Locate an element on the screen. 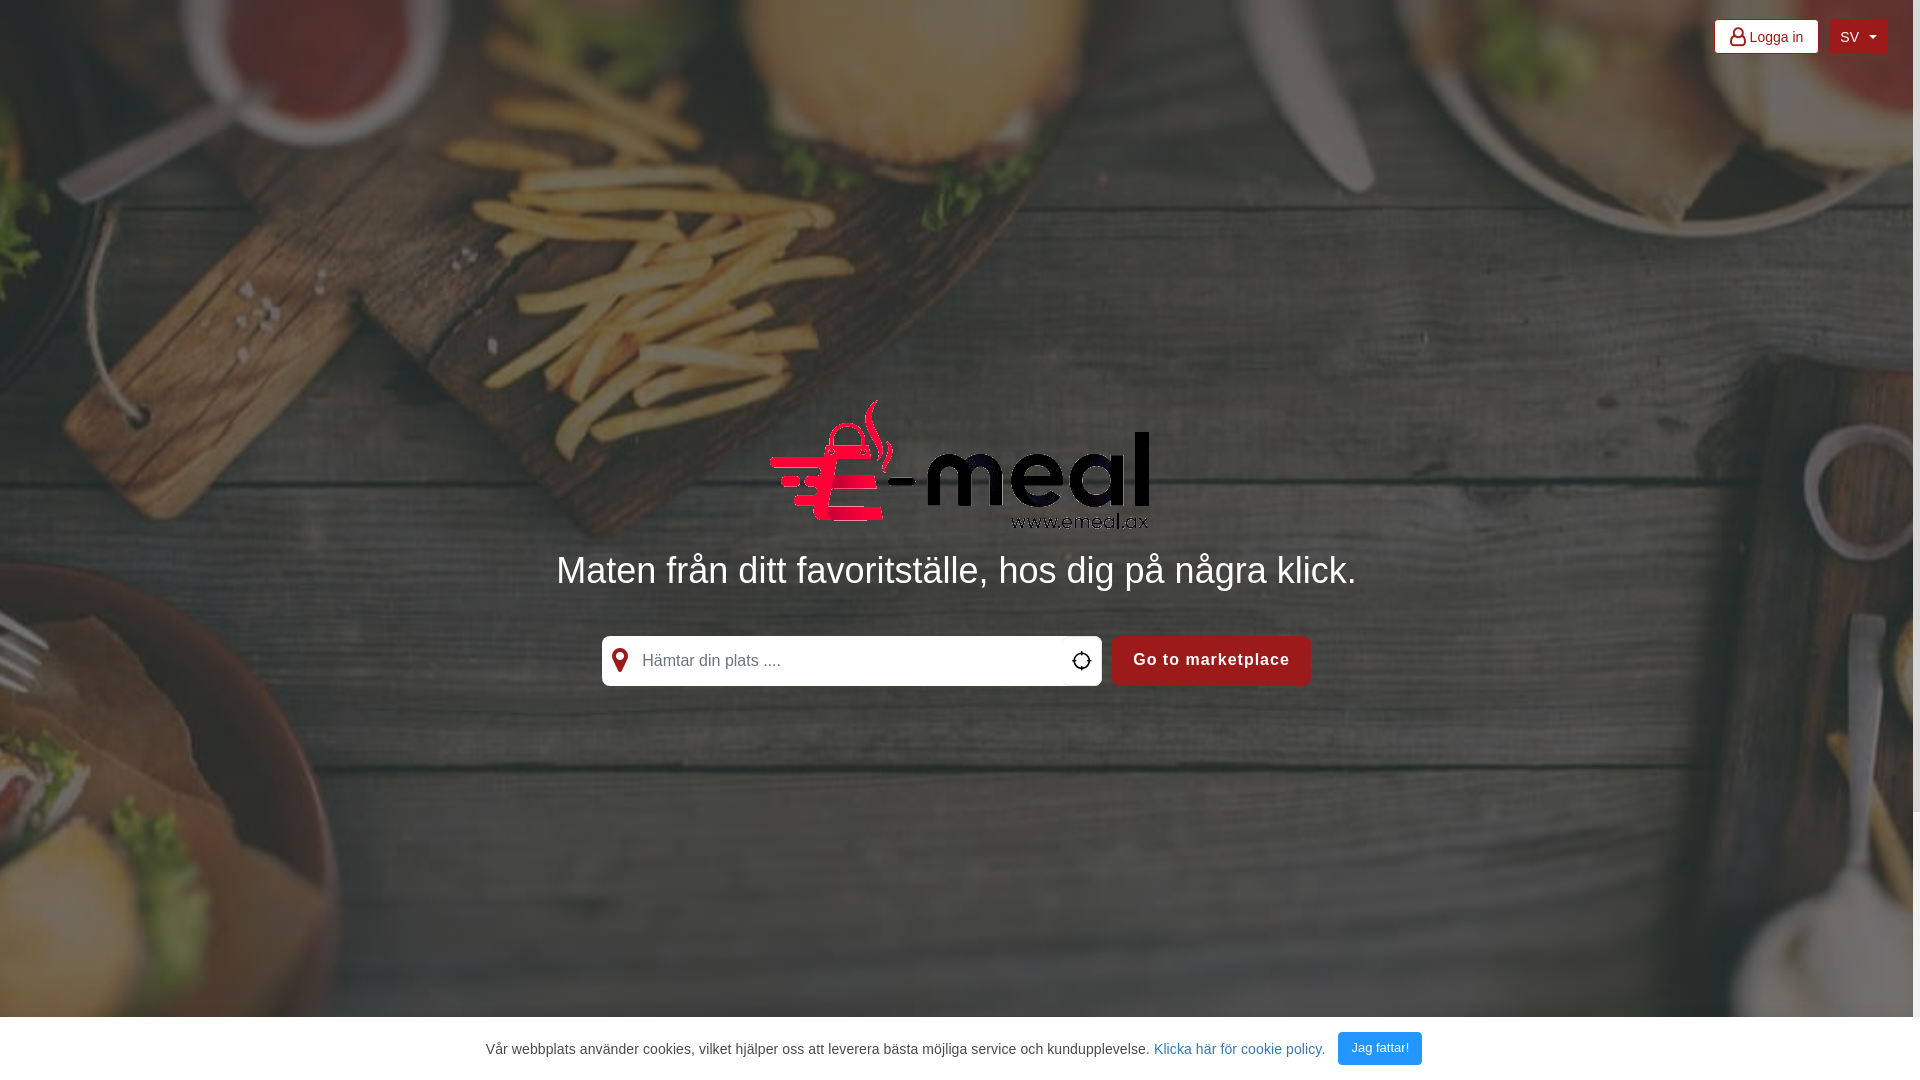 Image resolution: width=1920 pixels, height=1080 pixels. 'SV' is located at coordinates (1857, 36).